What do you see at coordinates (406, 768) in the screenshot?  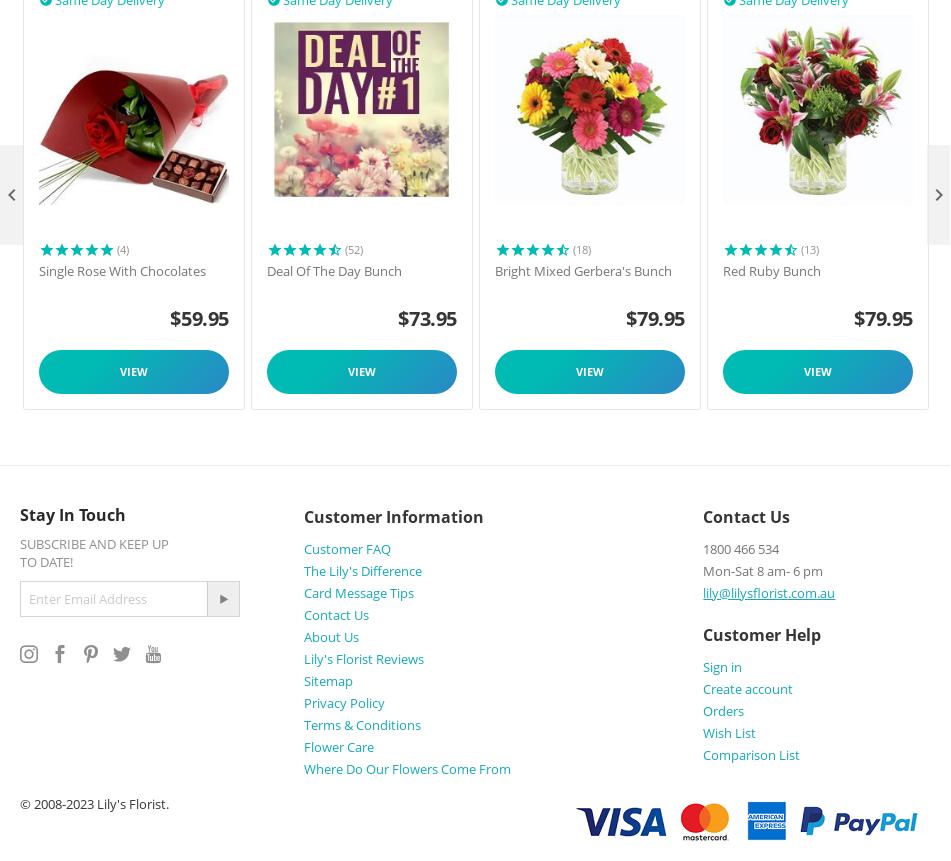 I see `'Where Do Our Flowers Come From'` at bounding box center [406, 768].